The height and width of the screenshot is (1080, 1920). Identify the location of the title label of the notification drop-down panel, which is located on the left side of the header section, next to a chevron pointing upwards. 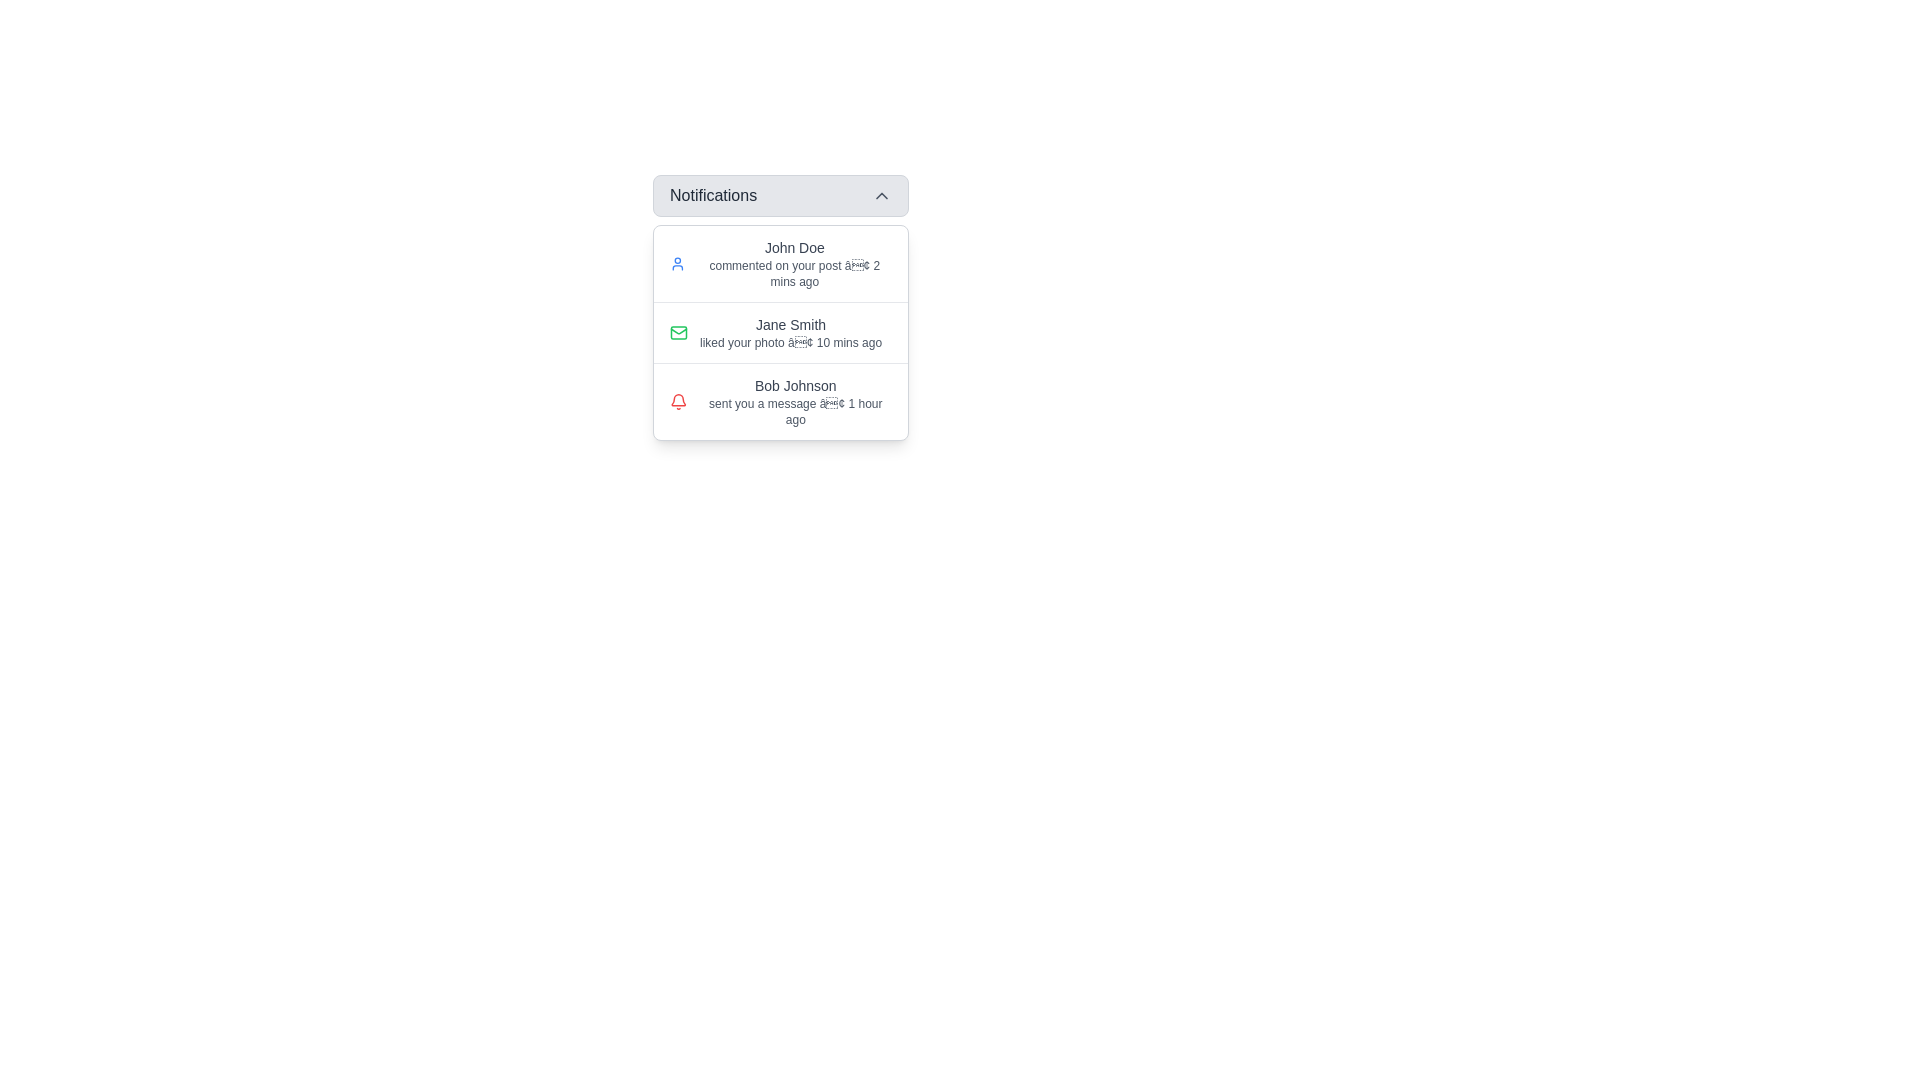
(713, 196).